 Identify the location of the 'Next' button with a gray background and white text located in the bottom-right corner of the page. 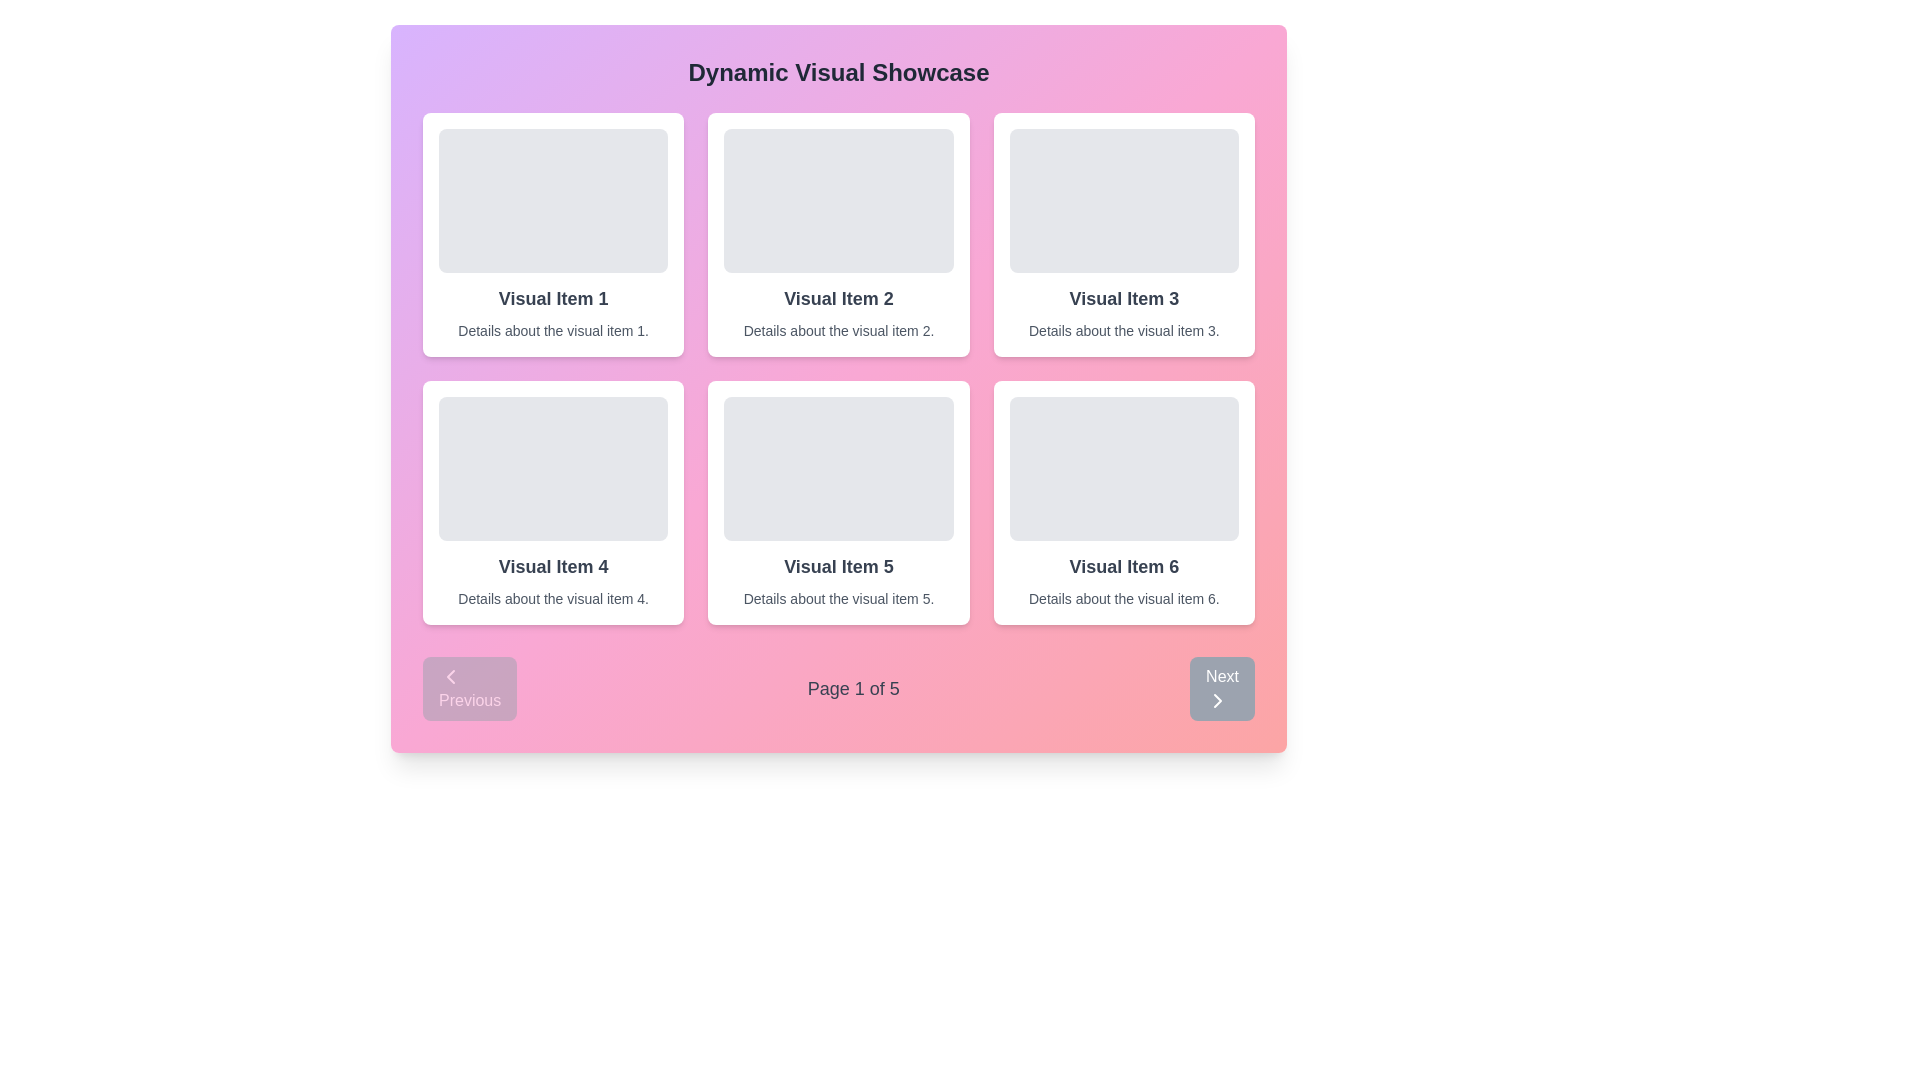
(1221, 688).